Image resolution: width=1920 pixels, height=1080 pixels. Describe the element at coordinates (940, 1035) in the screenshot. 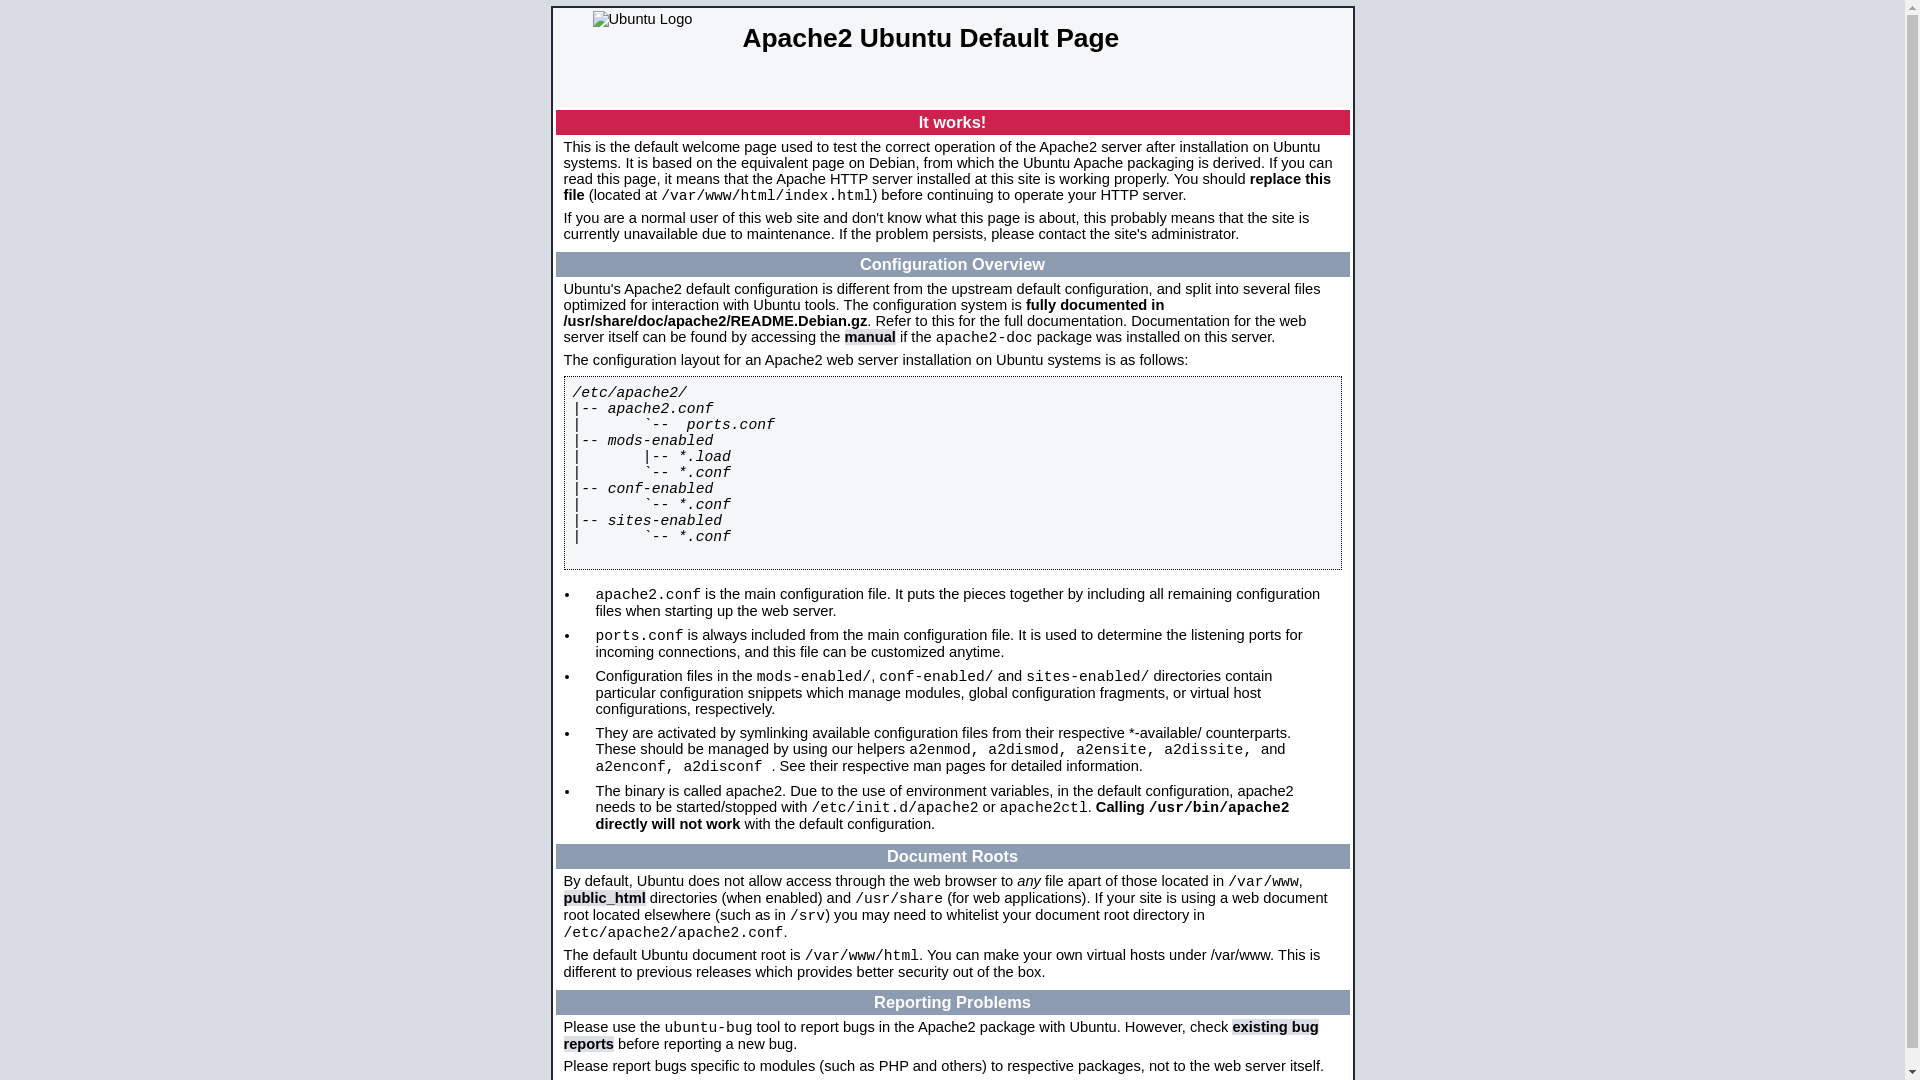

I see `'existing bug reports'` at that location.